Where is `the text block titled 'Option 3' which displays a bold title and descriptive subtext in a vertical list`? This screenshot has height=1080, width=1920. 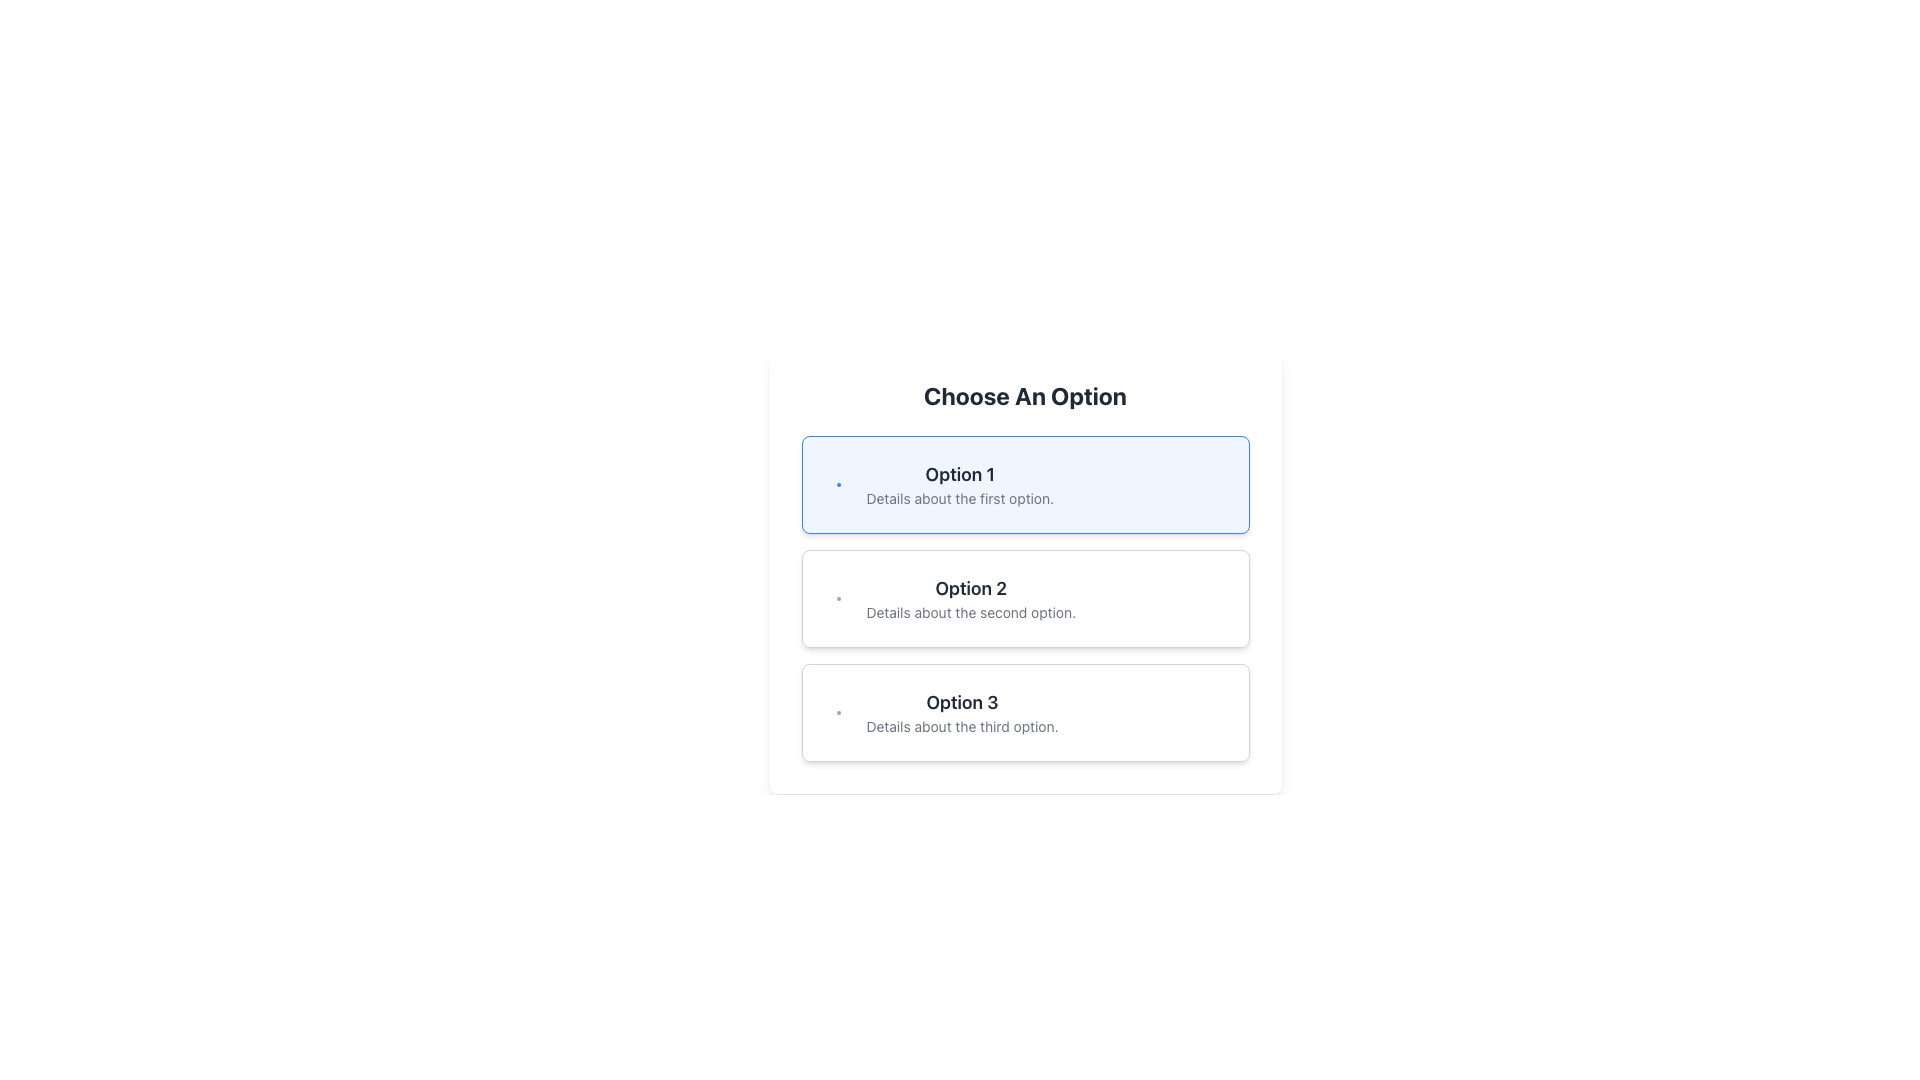
the text block titled 'Option 3' which displays a bold title and descriptive subtext in a vertical list is located at coordinates (962, 712).